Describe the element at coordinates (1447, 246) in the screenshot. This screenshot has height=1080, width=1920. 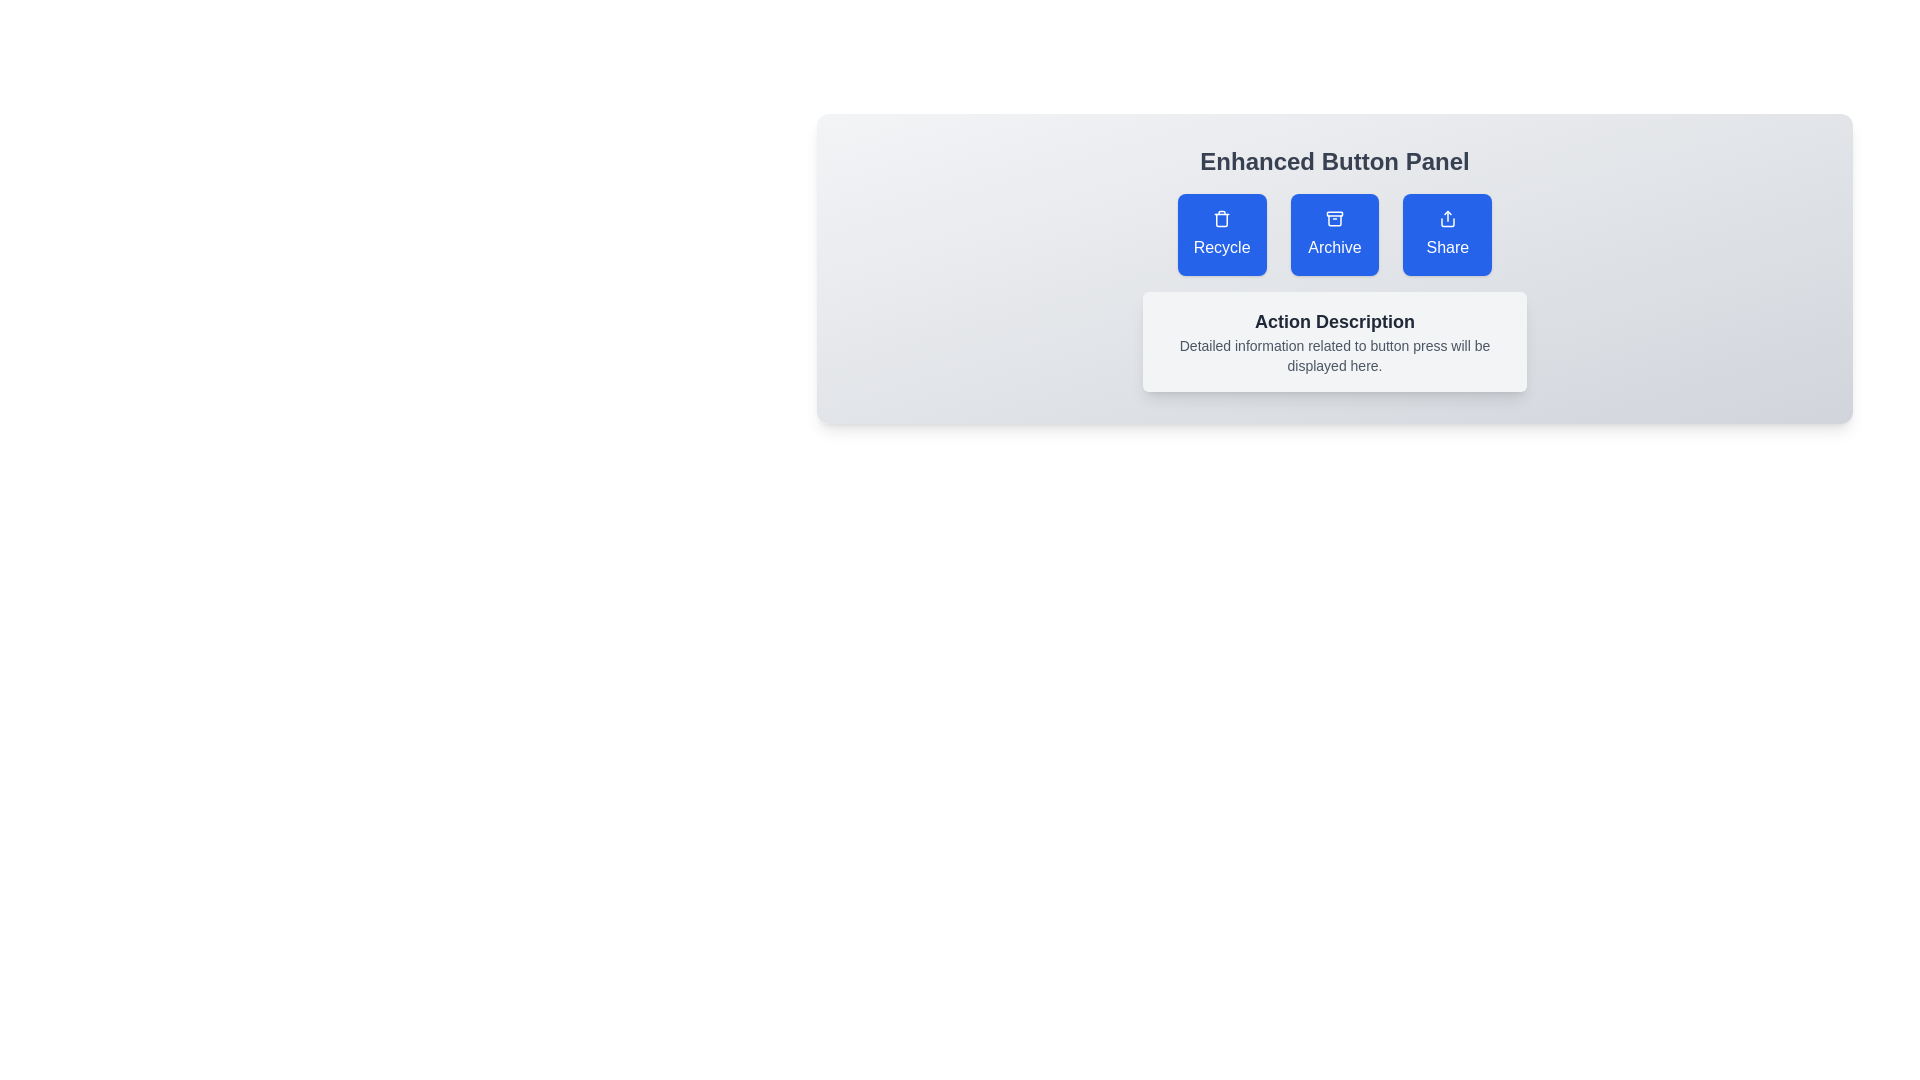
I see `text 'Share' located within the blue button at the far right of a row of three buttons labeled 'Recycle', 'Archive', and 'Share'` at that location.